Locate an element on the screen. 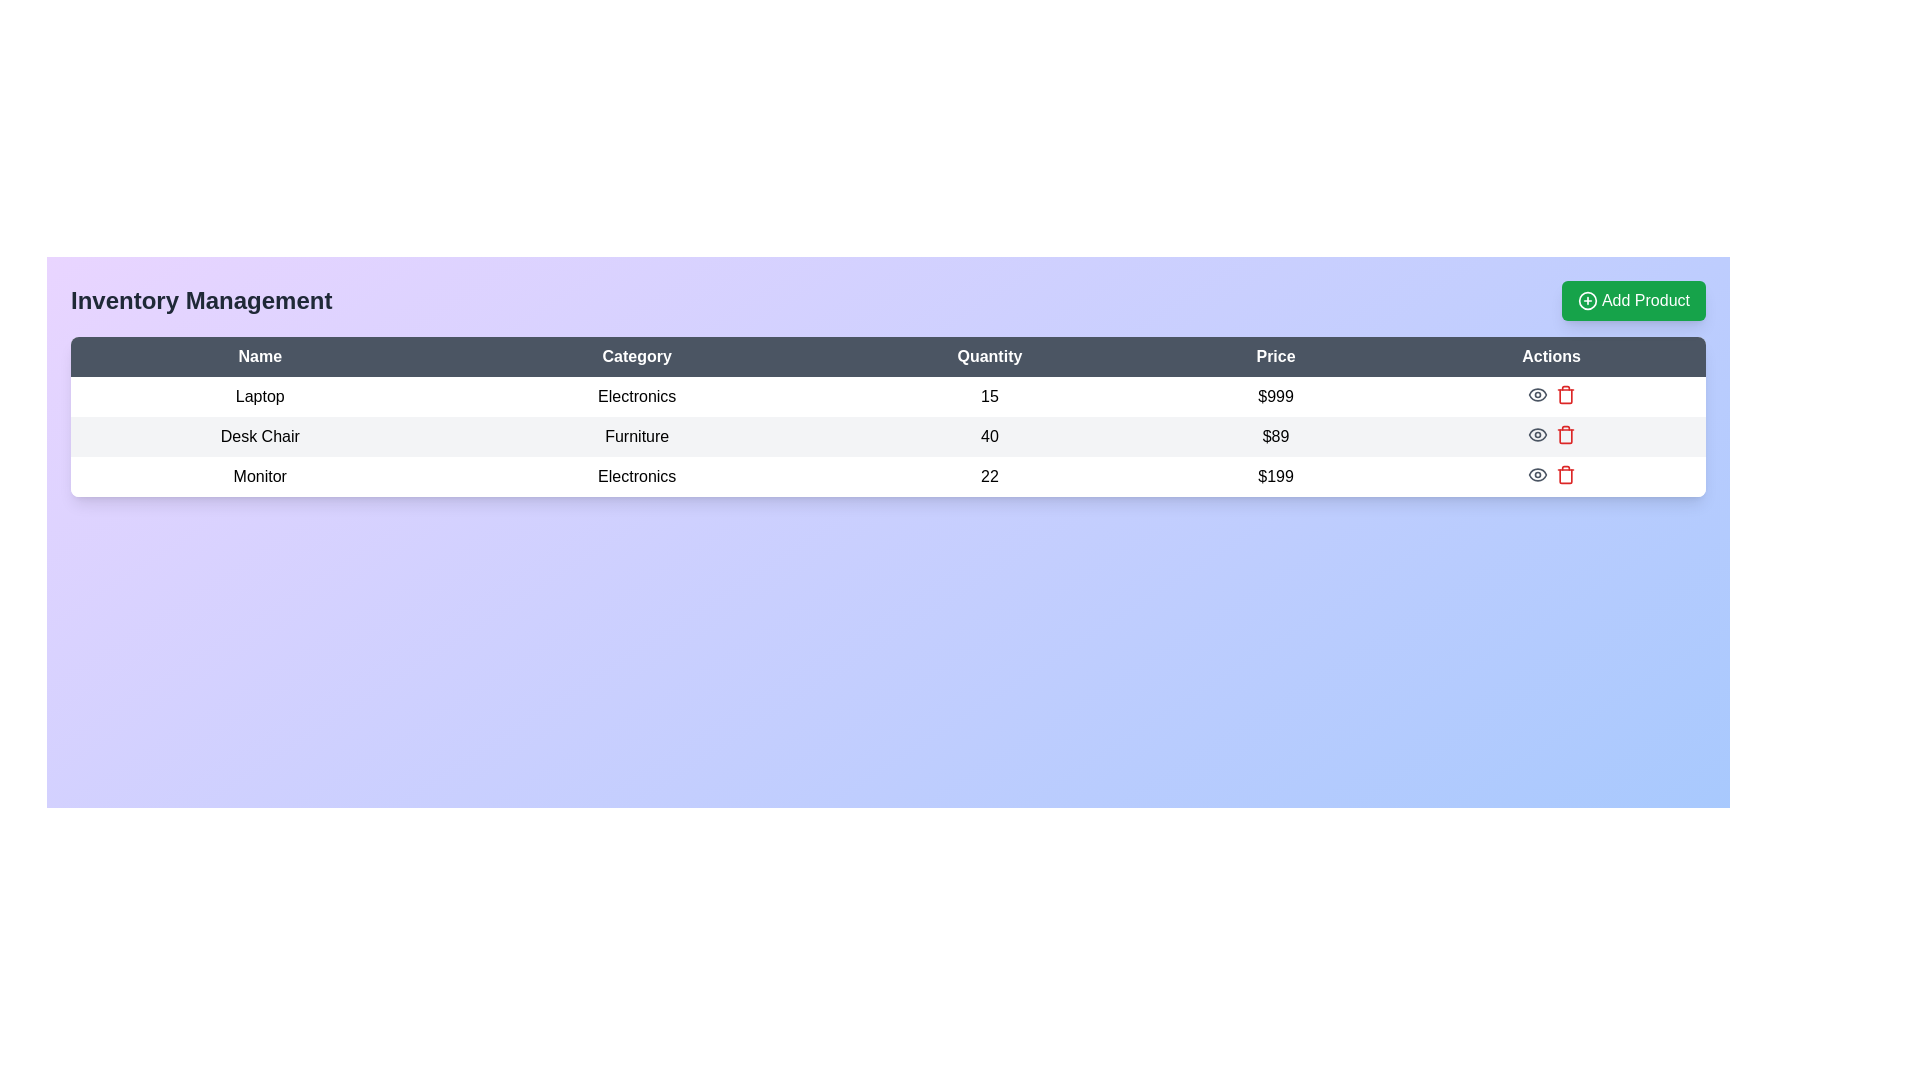 Image resolution: width=1920 pixels, height=1080 pixels. the static text displaying the number '15' in the 'Quantity' column of the table, located between the 'Electronics' category cell and the '$999' price cell is located at coordinates (989, 397).